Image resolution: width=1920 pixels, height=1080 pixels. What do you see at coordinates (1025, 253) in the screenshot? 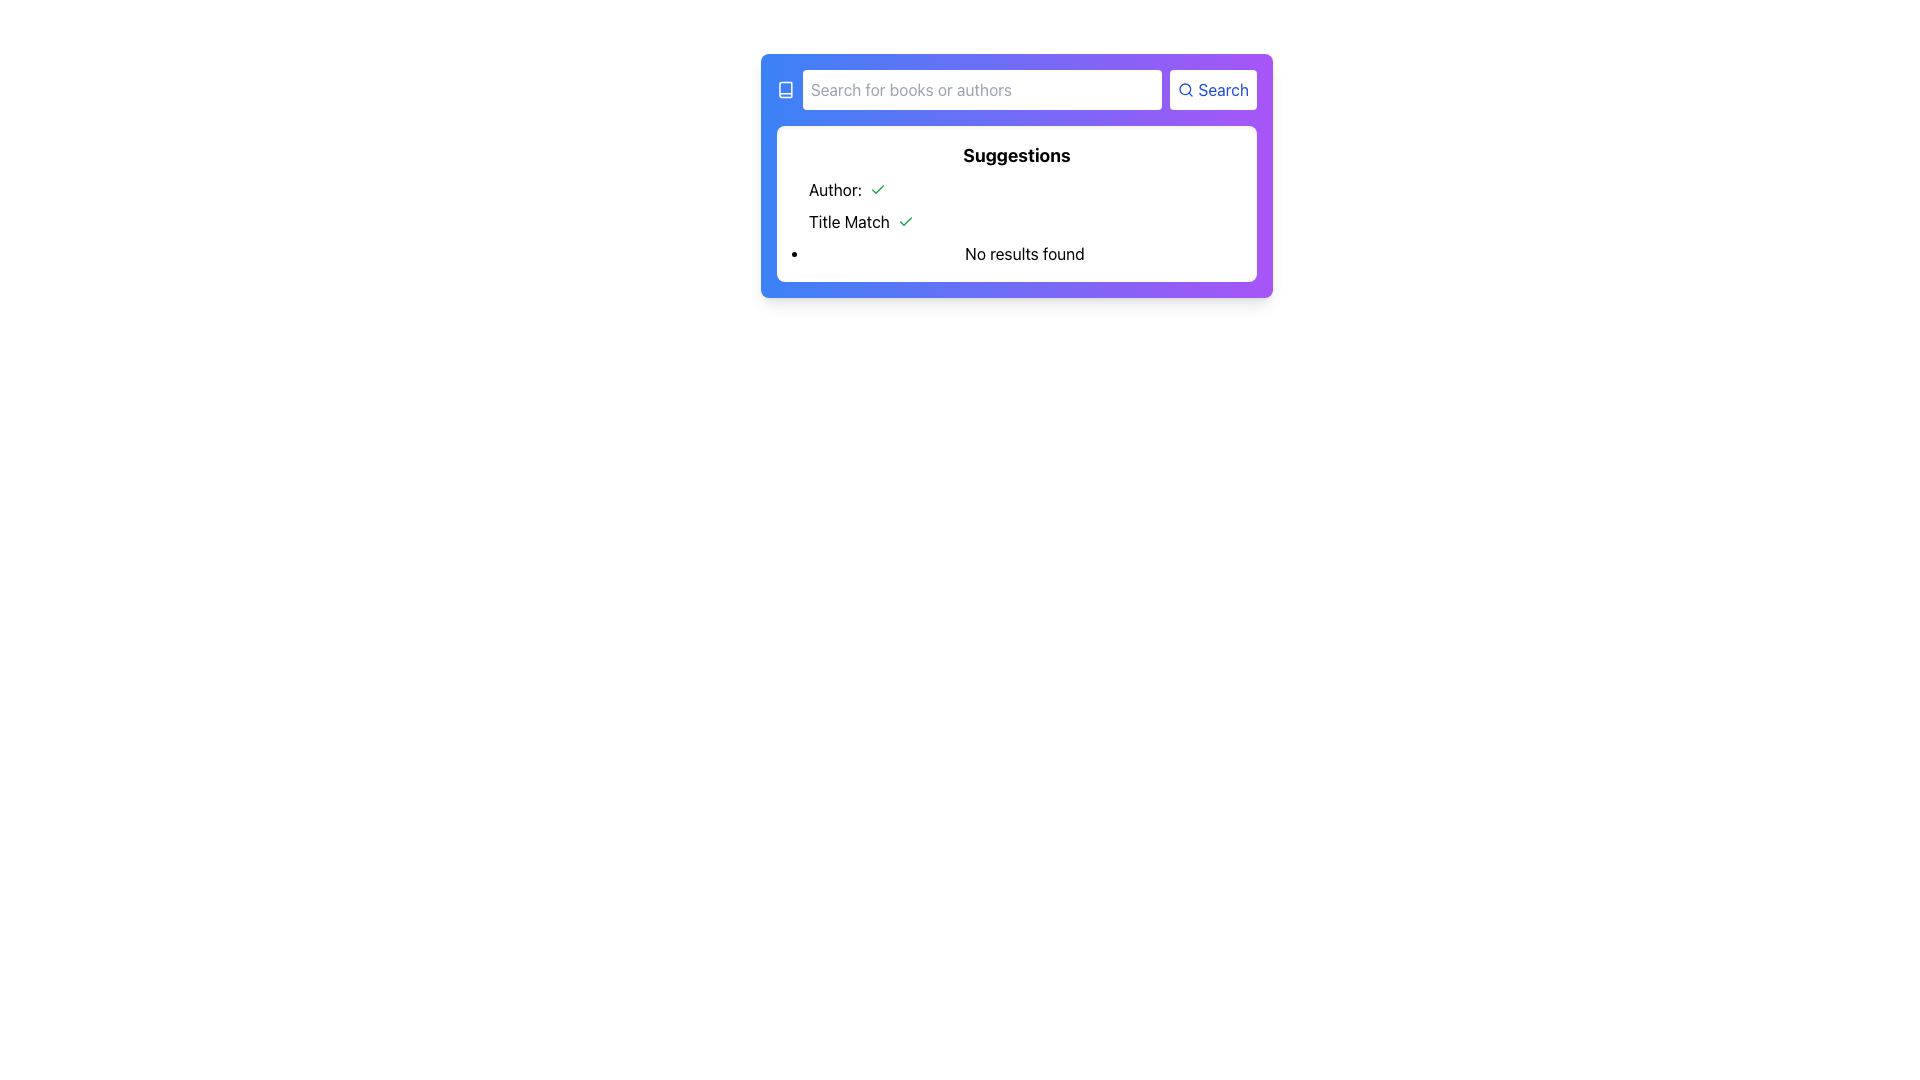
I see `the text label indicating that no relevant data was found, which is the last entry in the 'Suggestions' section` at bounding box center [1025, 253].